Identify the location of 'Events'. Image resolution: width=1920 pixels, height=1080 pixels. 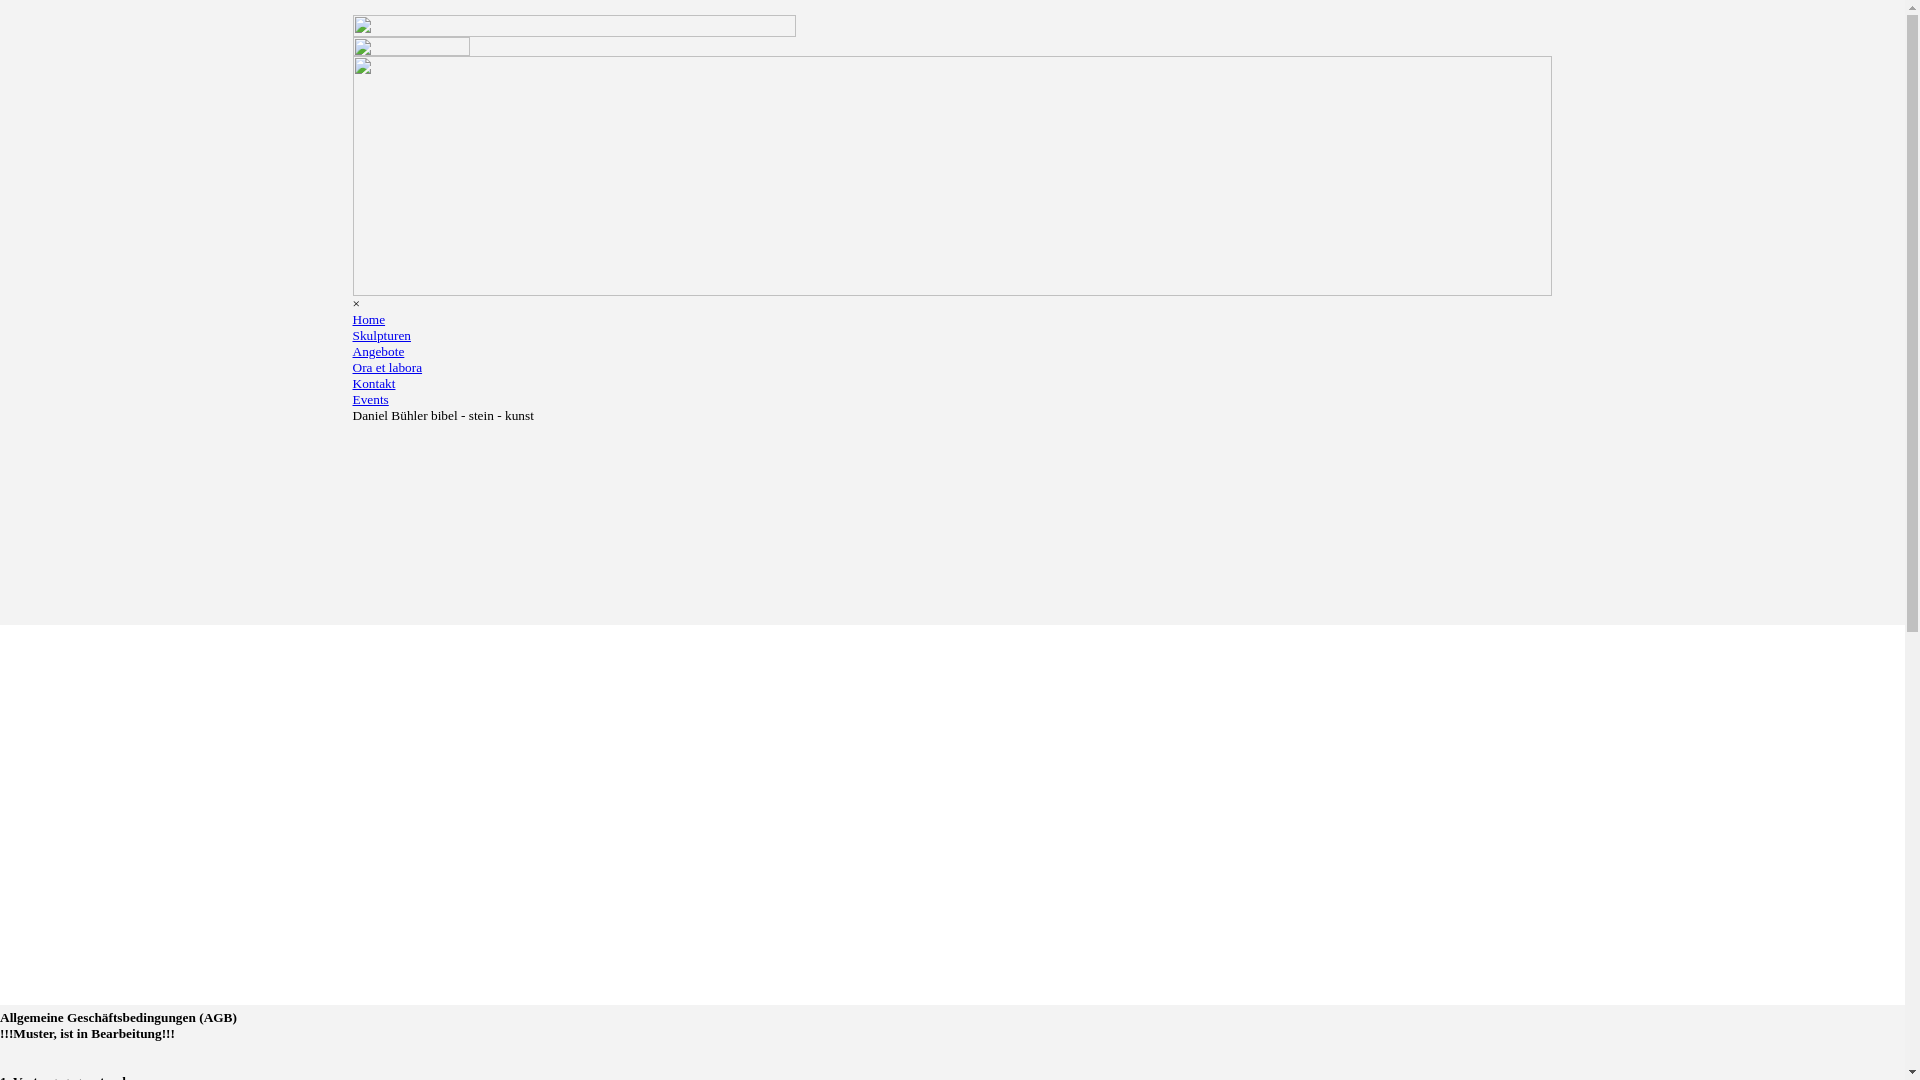
(369, 399).